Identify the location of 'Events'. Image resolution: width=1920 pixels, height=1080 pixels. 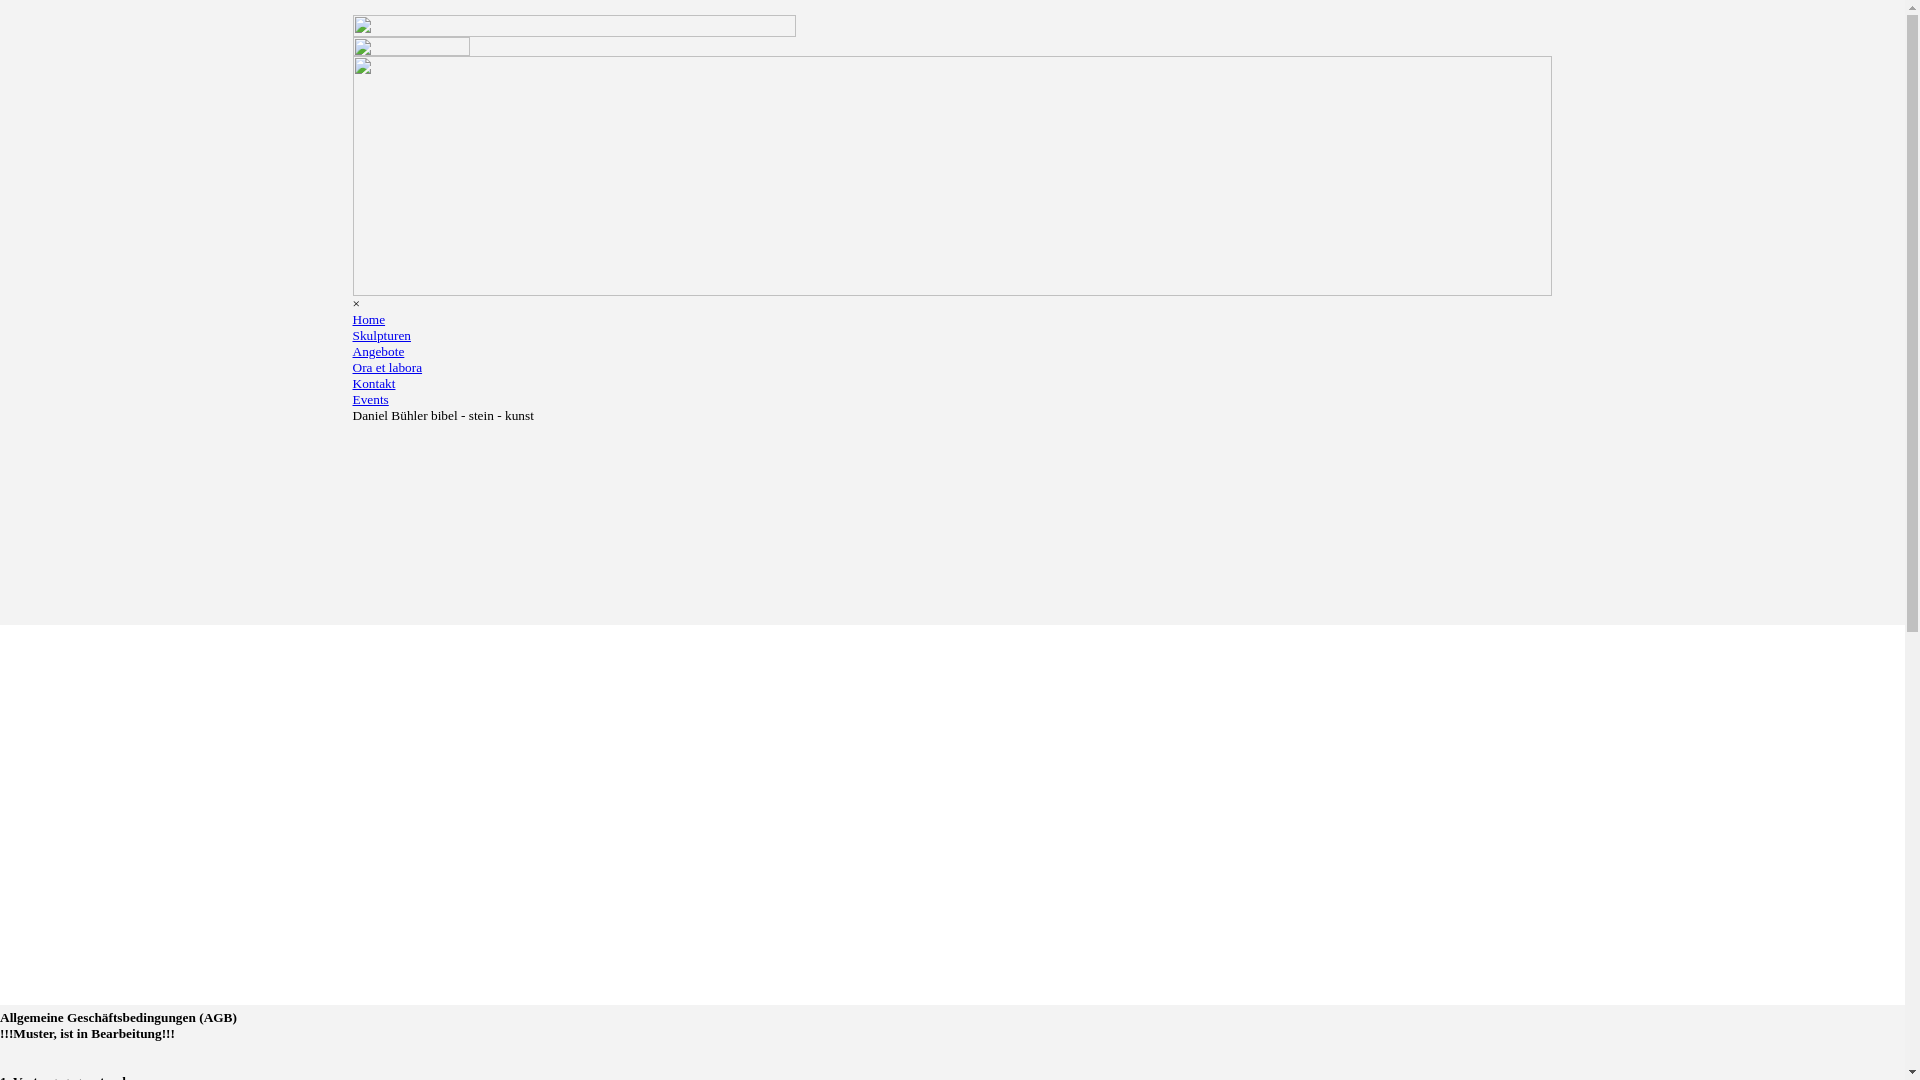
(369, 399).